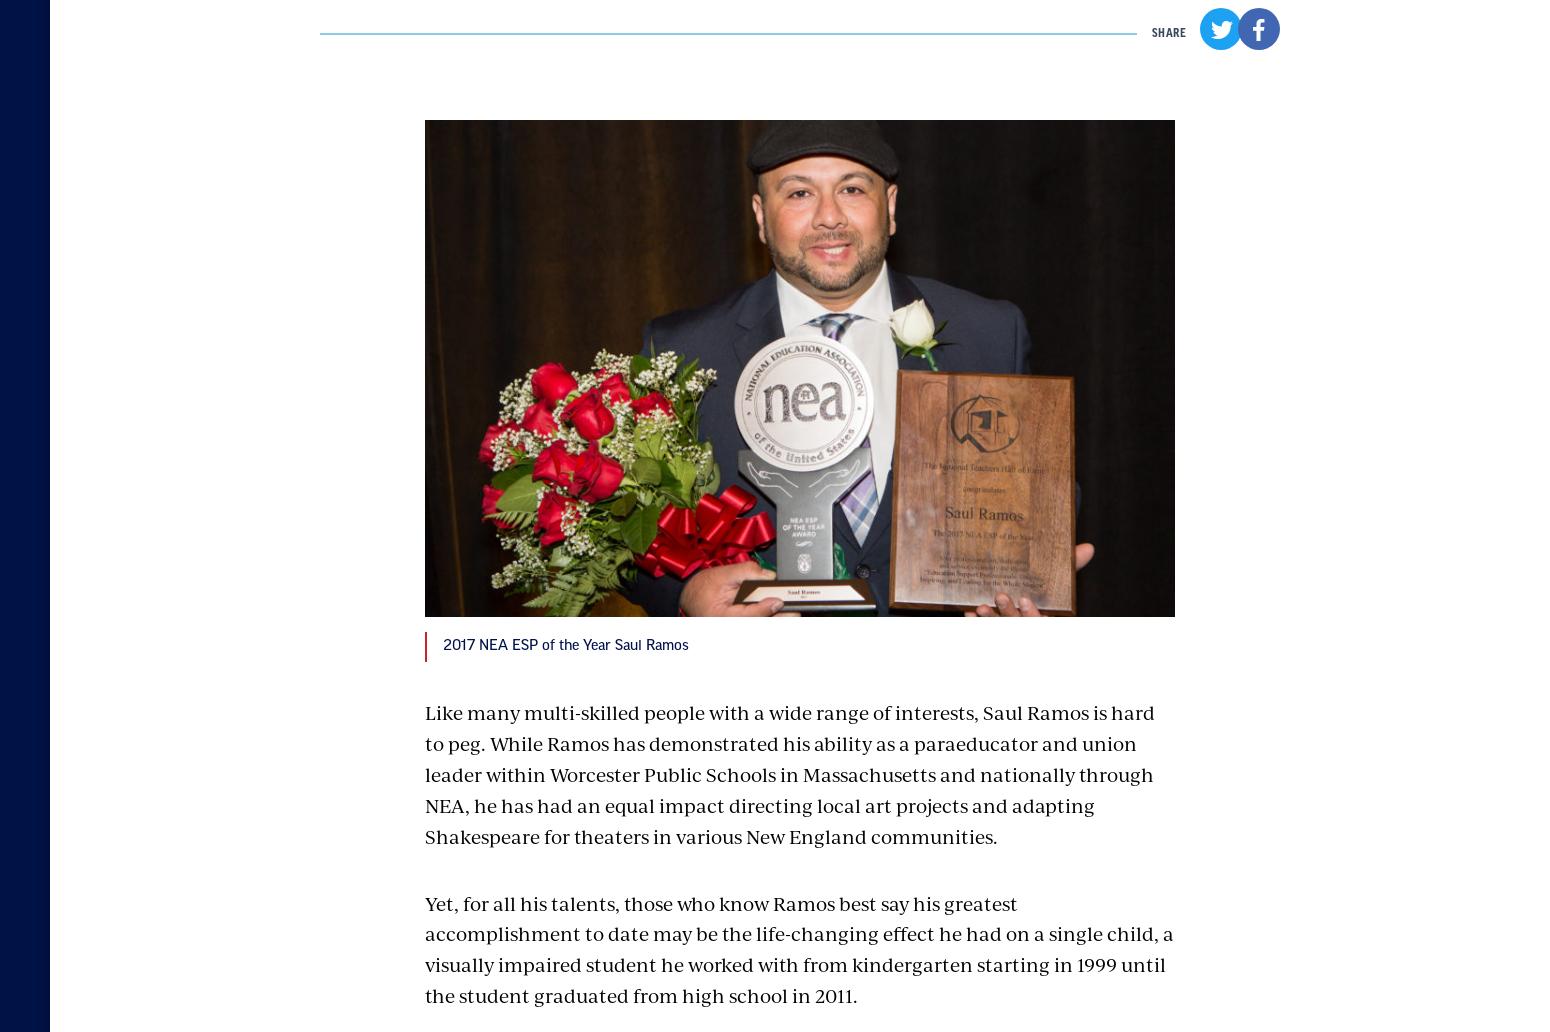 The height and width of the screenshot is (1032, 1550). Describe the element at coordinates (620, 761) in the screenshot. I see `'Careers'` at that location.